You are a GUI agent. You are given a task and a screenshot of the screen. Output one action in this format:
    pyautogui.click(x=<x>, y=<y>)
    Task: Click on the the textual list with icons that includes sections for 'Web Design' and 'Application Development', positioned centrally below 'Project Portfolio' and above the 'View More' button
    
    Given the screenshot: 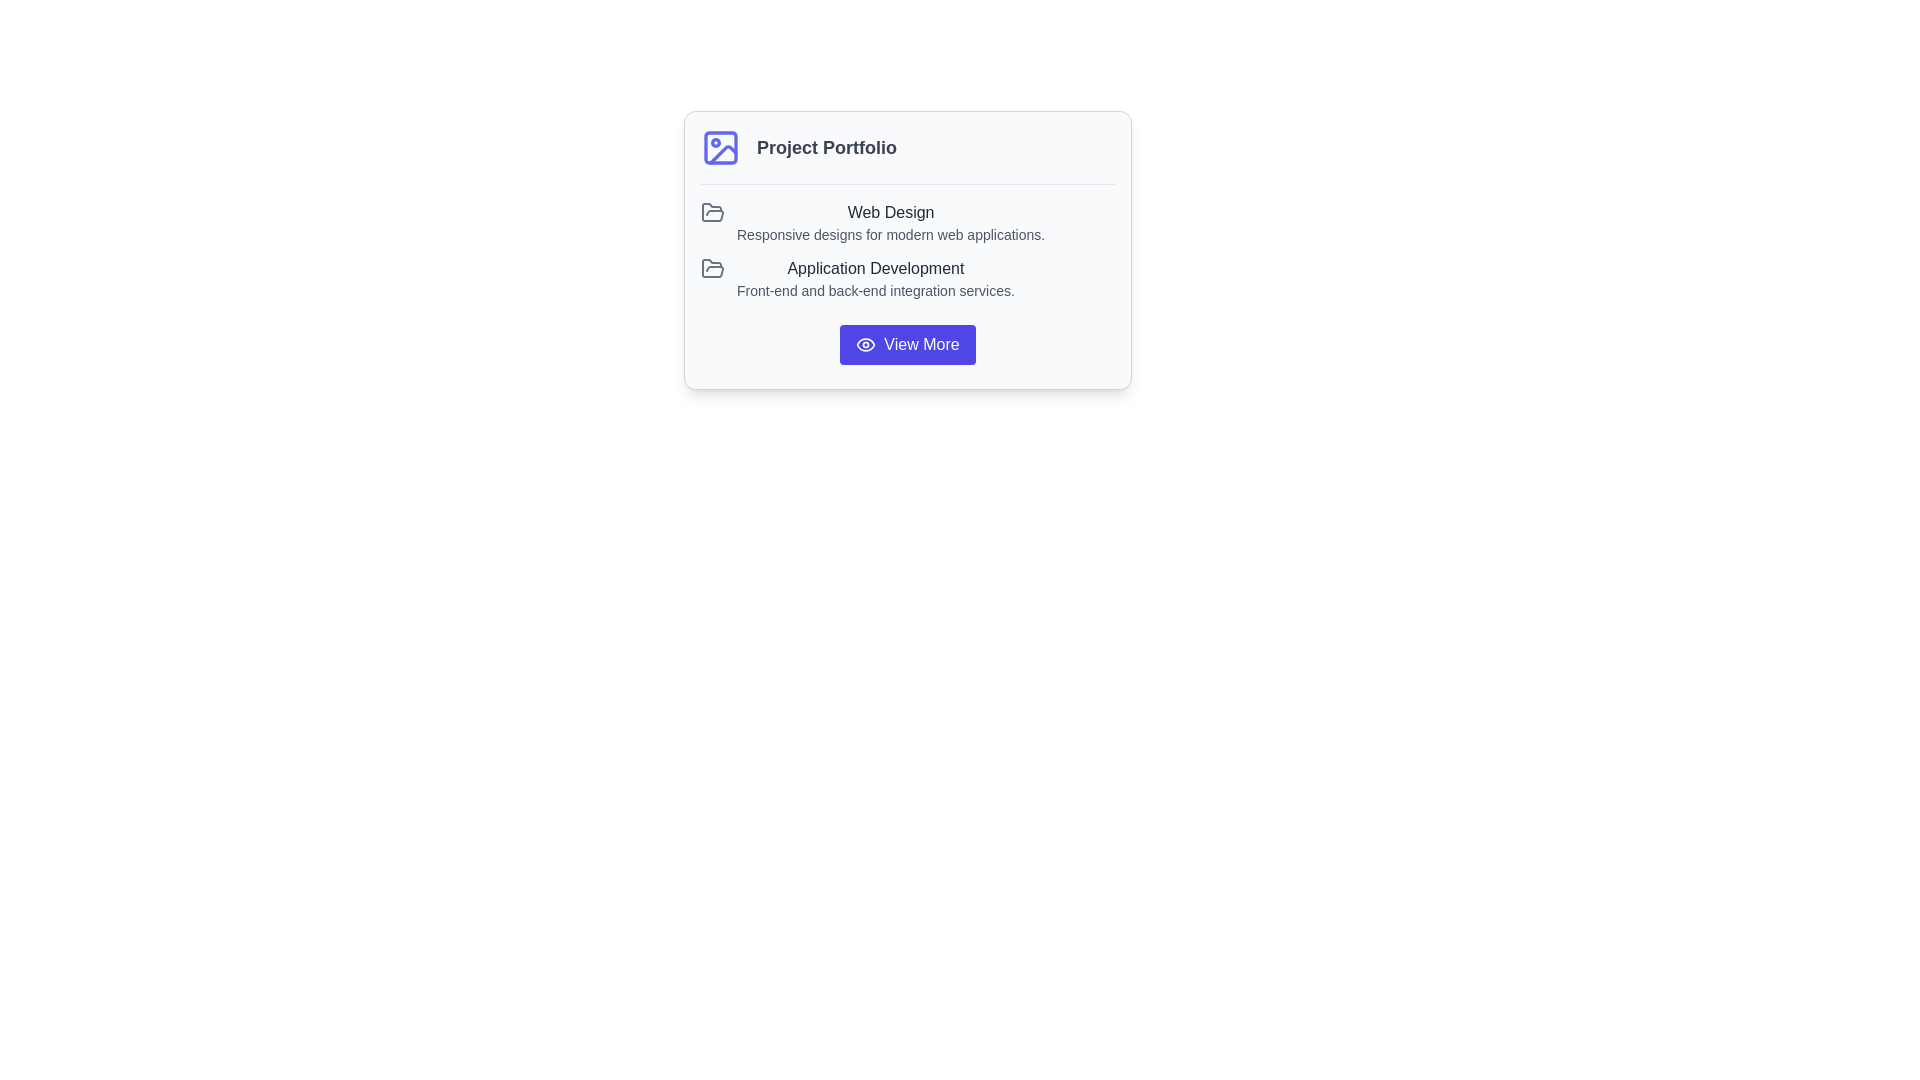 What is the action you would take?
    pyautogui.click(x=906, y=249)
    